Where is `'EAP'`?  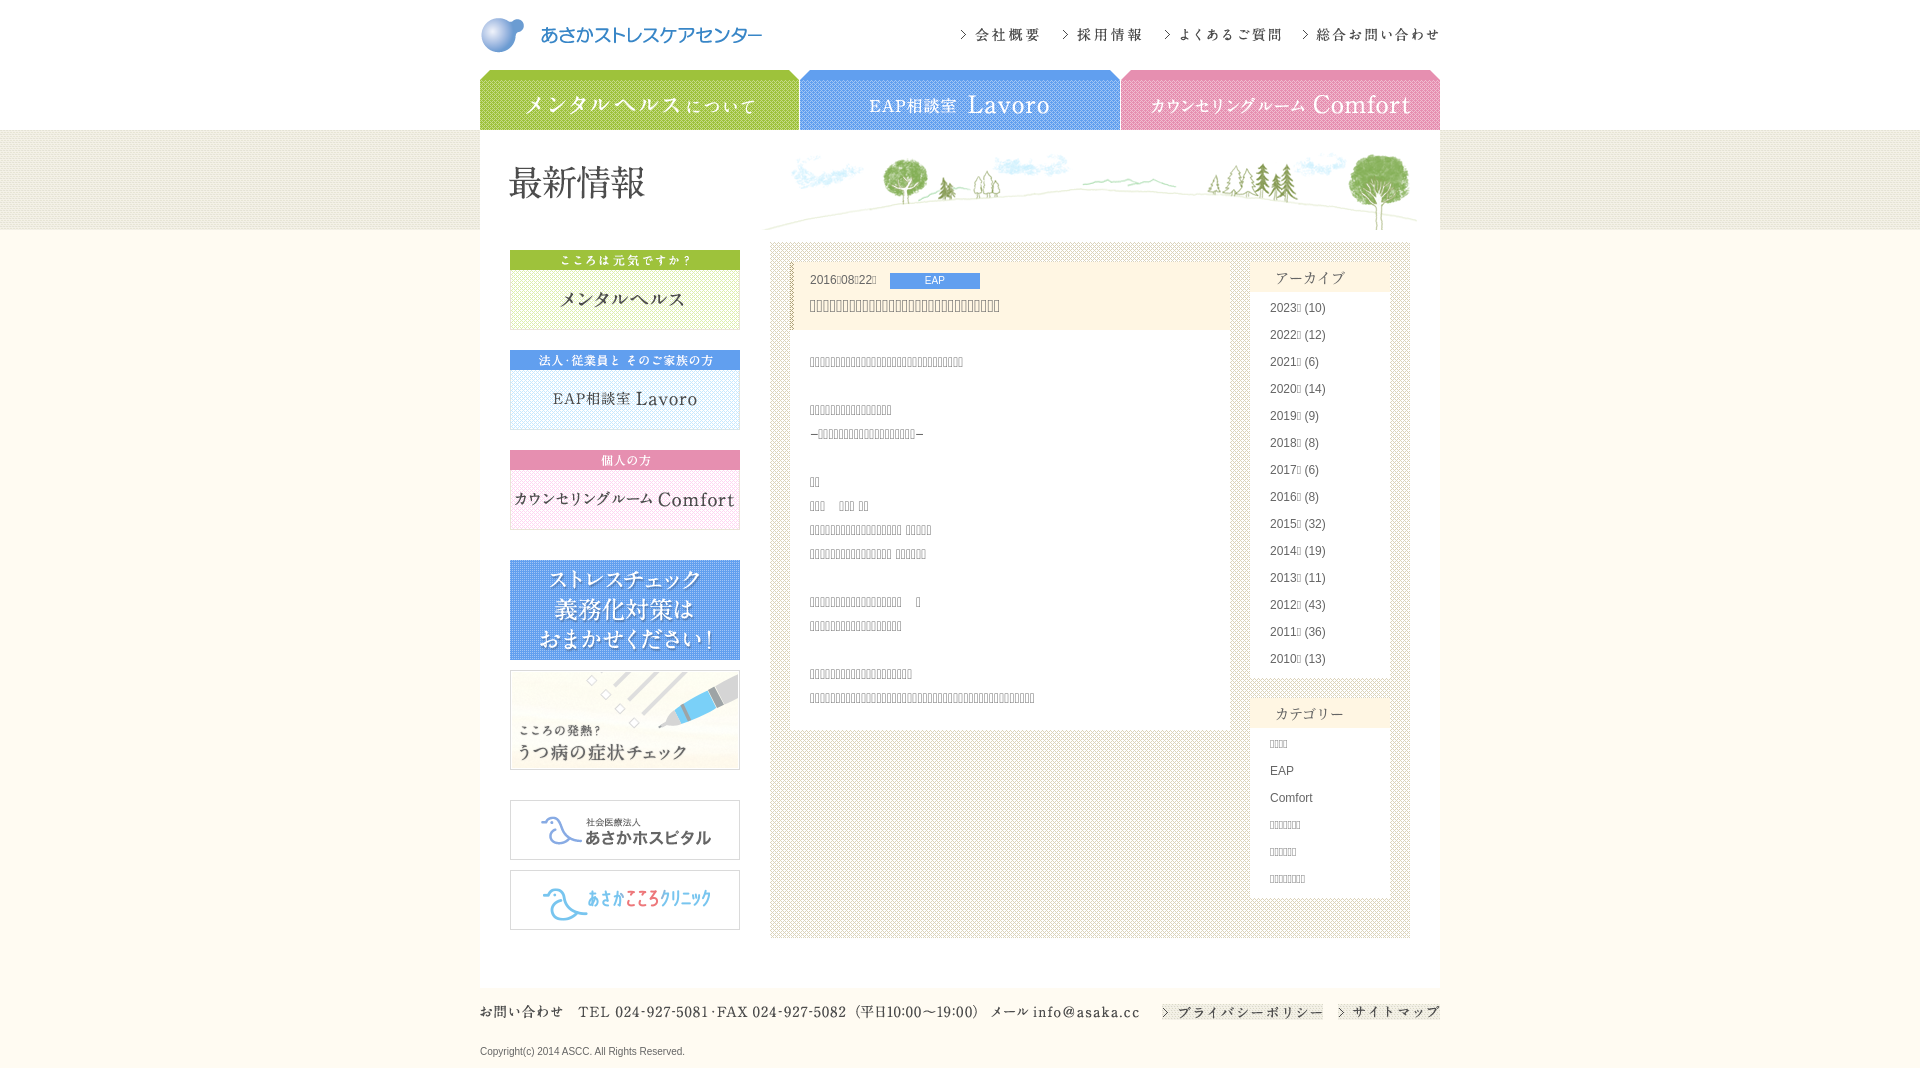
'EAP' is located at coordinates (1281, 770).